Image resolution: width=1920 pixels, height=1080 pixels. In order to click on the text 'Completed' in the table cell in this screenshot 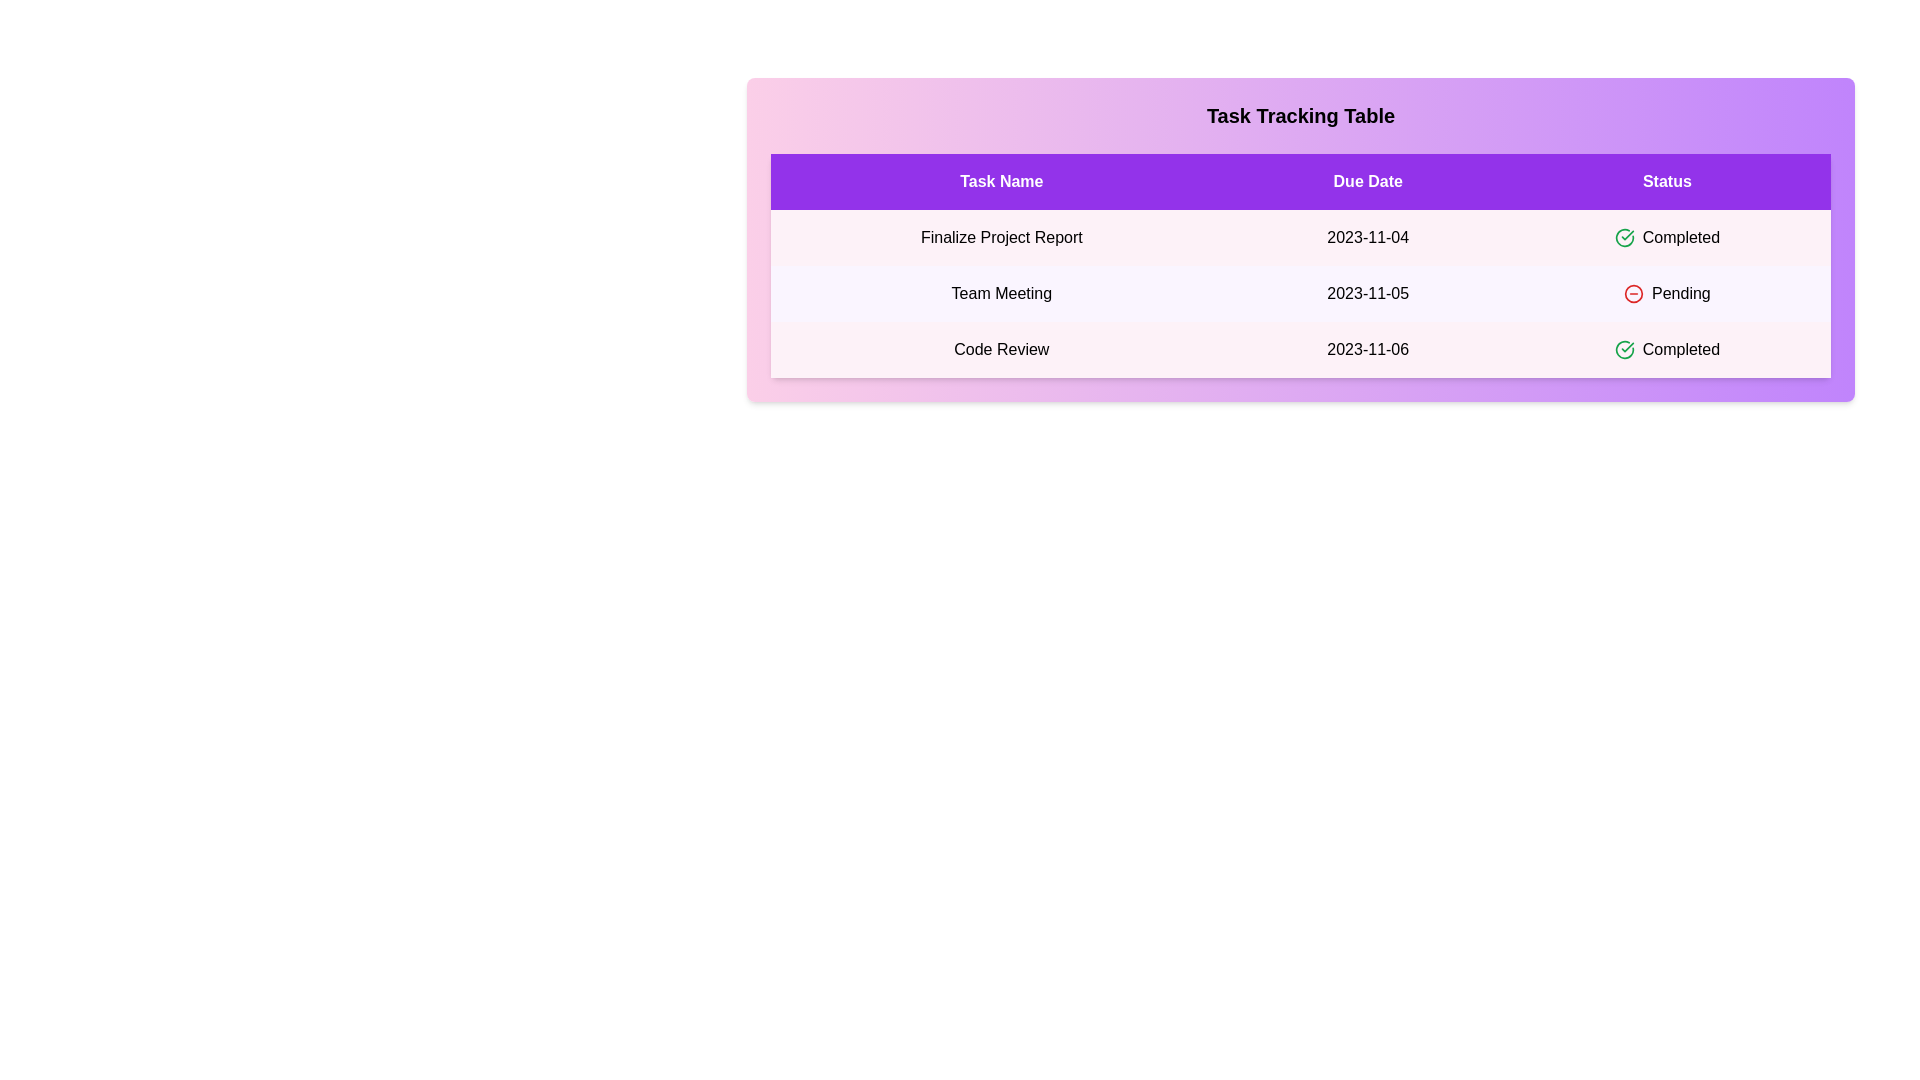, I will do `click(1667, 237)`.